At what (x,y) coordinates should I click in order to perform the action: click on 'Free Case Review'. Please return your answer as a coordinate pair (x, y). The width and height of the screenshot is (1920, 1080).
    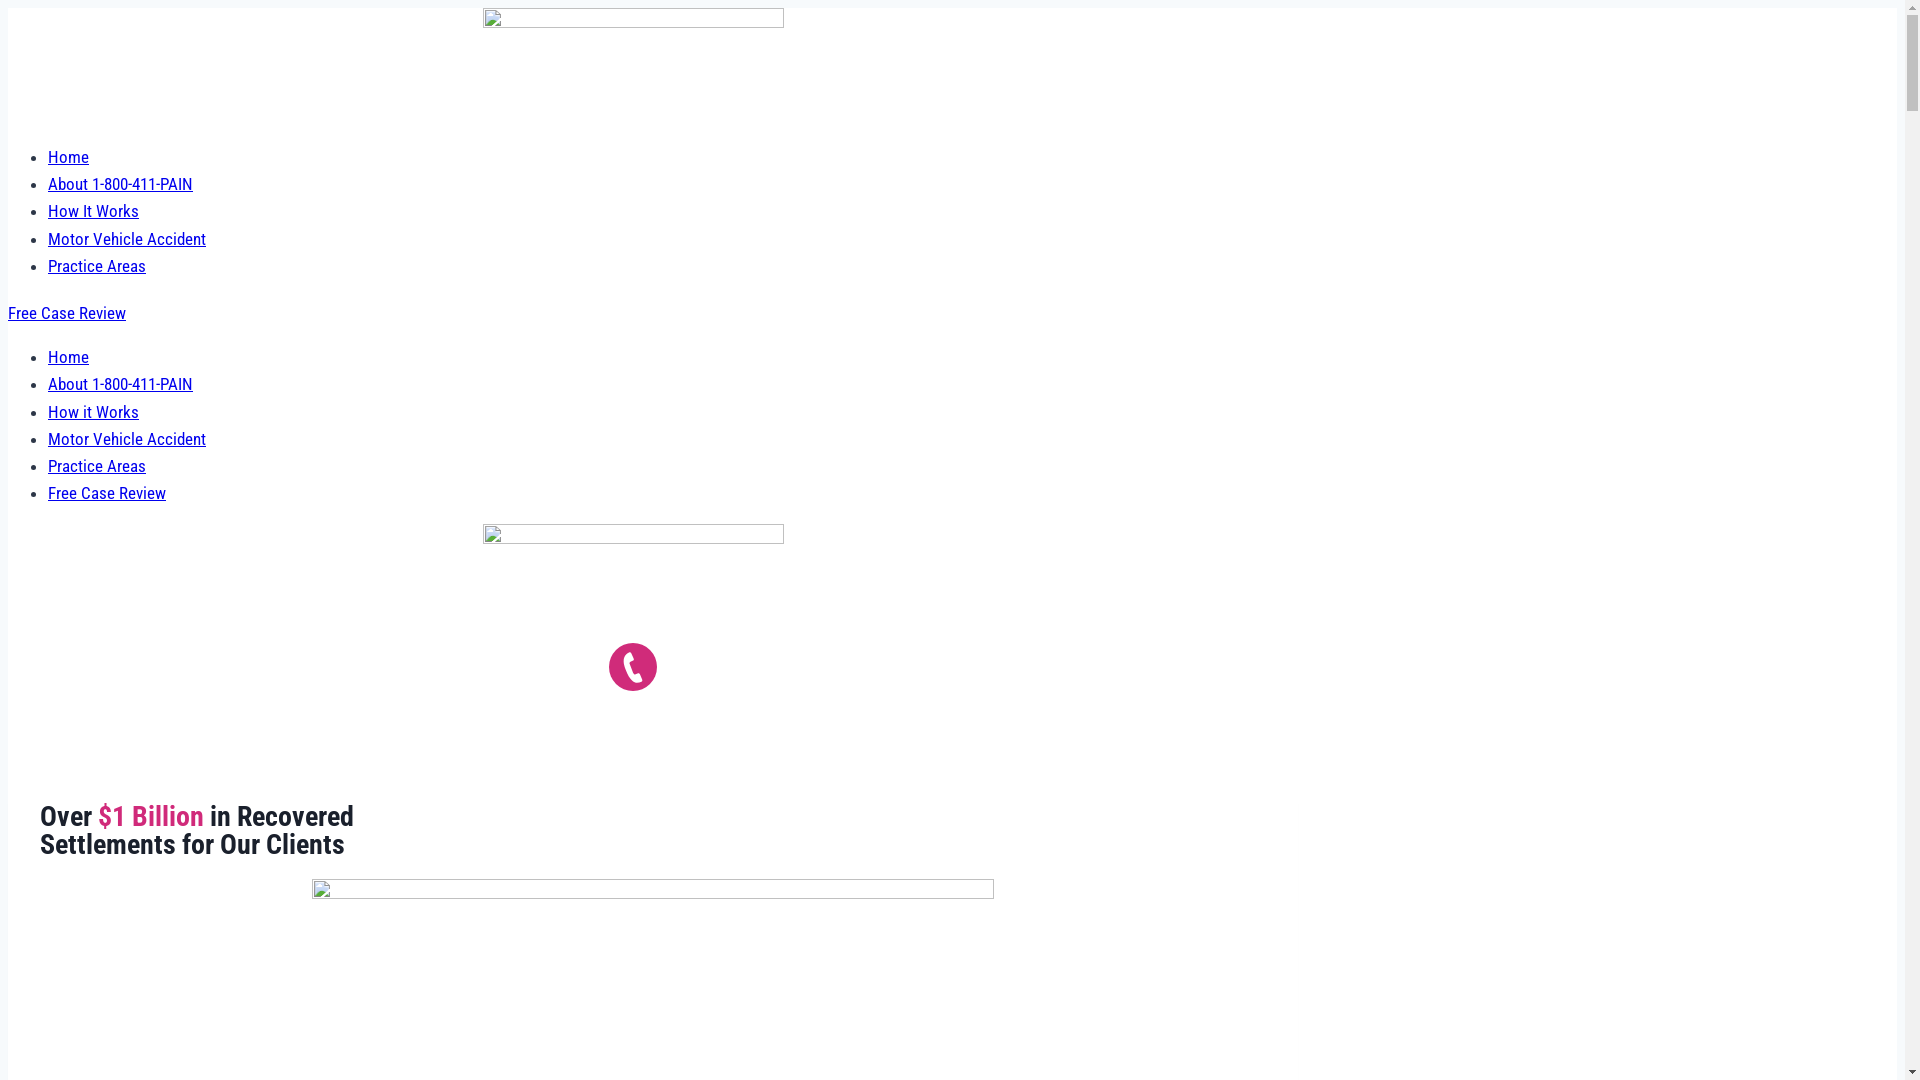
    Looking at the image, I should click on (67, 312).